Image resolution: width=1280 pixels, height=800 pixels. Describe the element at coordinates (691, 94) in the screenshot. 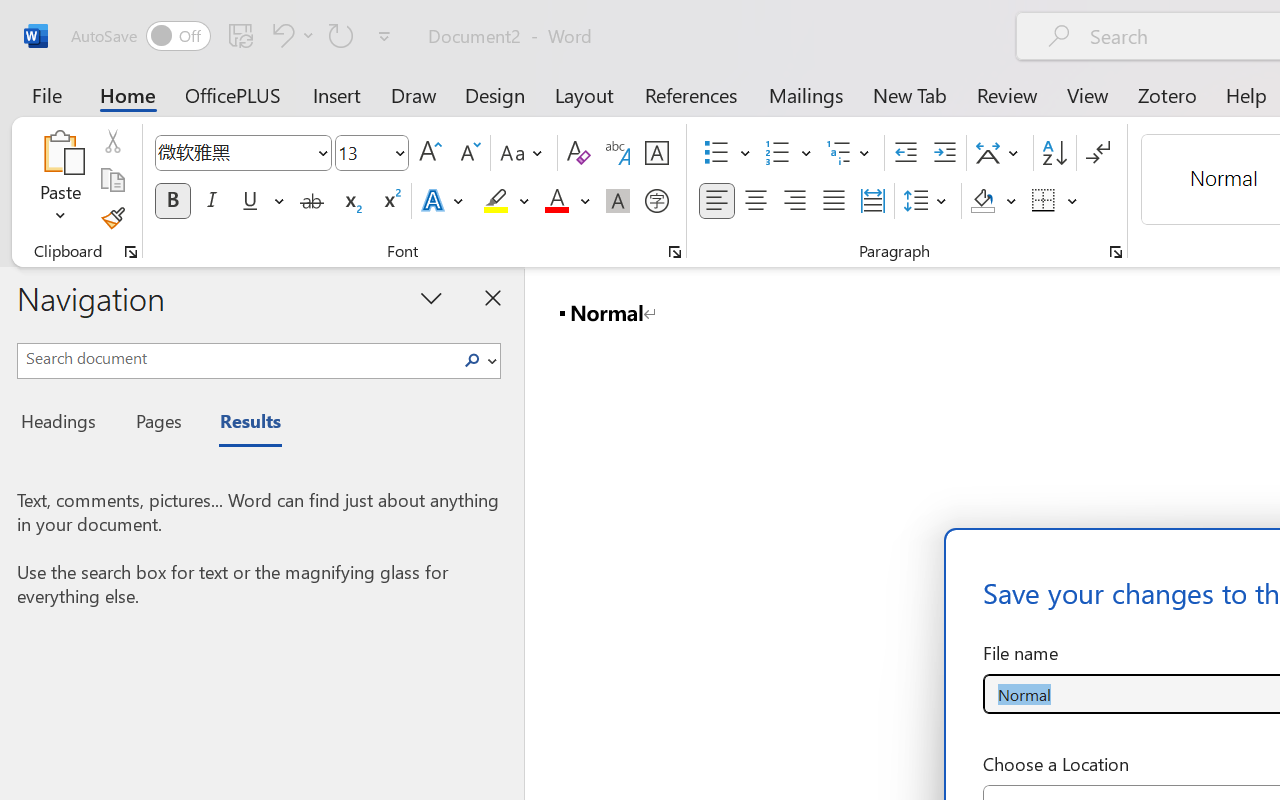

I see `'References'` at that location.